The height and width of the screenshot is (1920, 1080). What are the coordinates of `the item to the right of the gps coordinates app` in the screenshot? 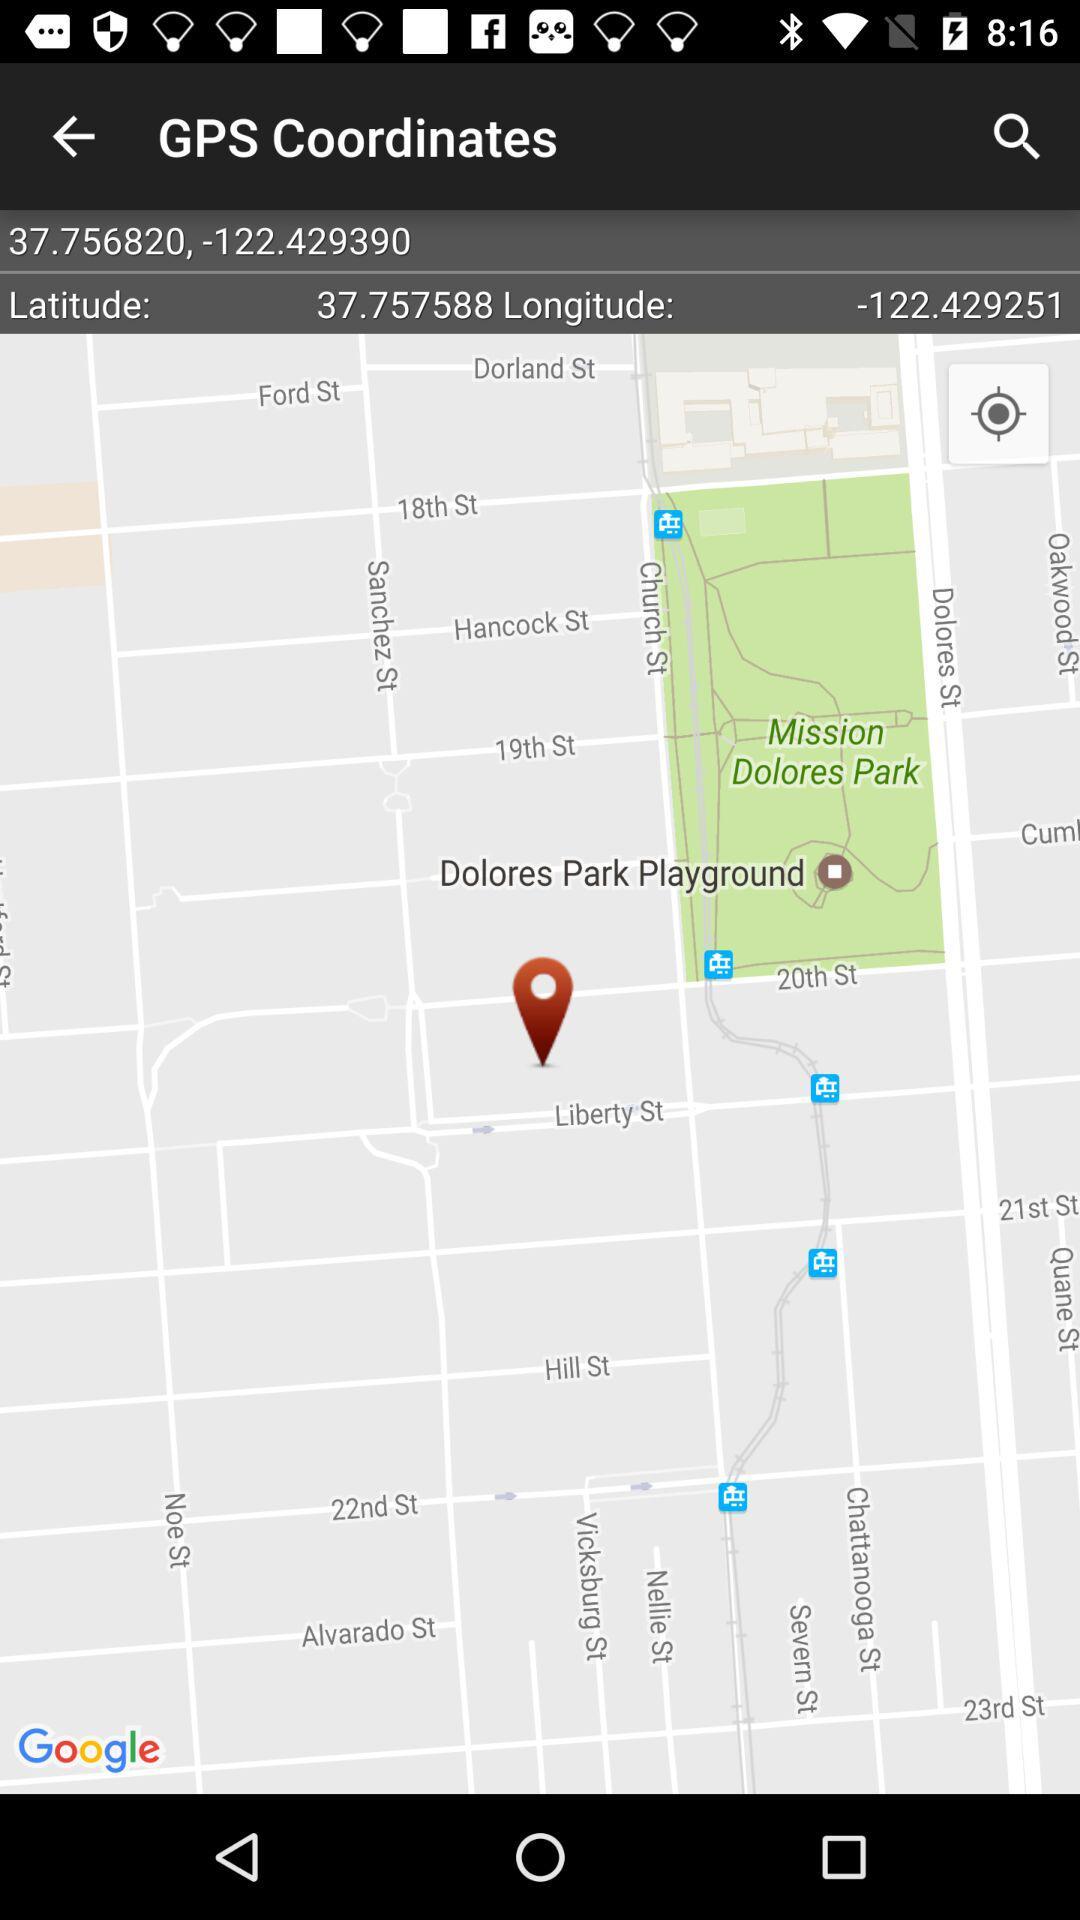 It's located at (1017, 135).